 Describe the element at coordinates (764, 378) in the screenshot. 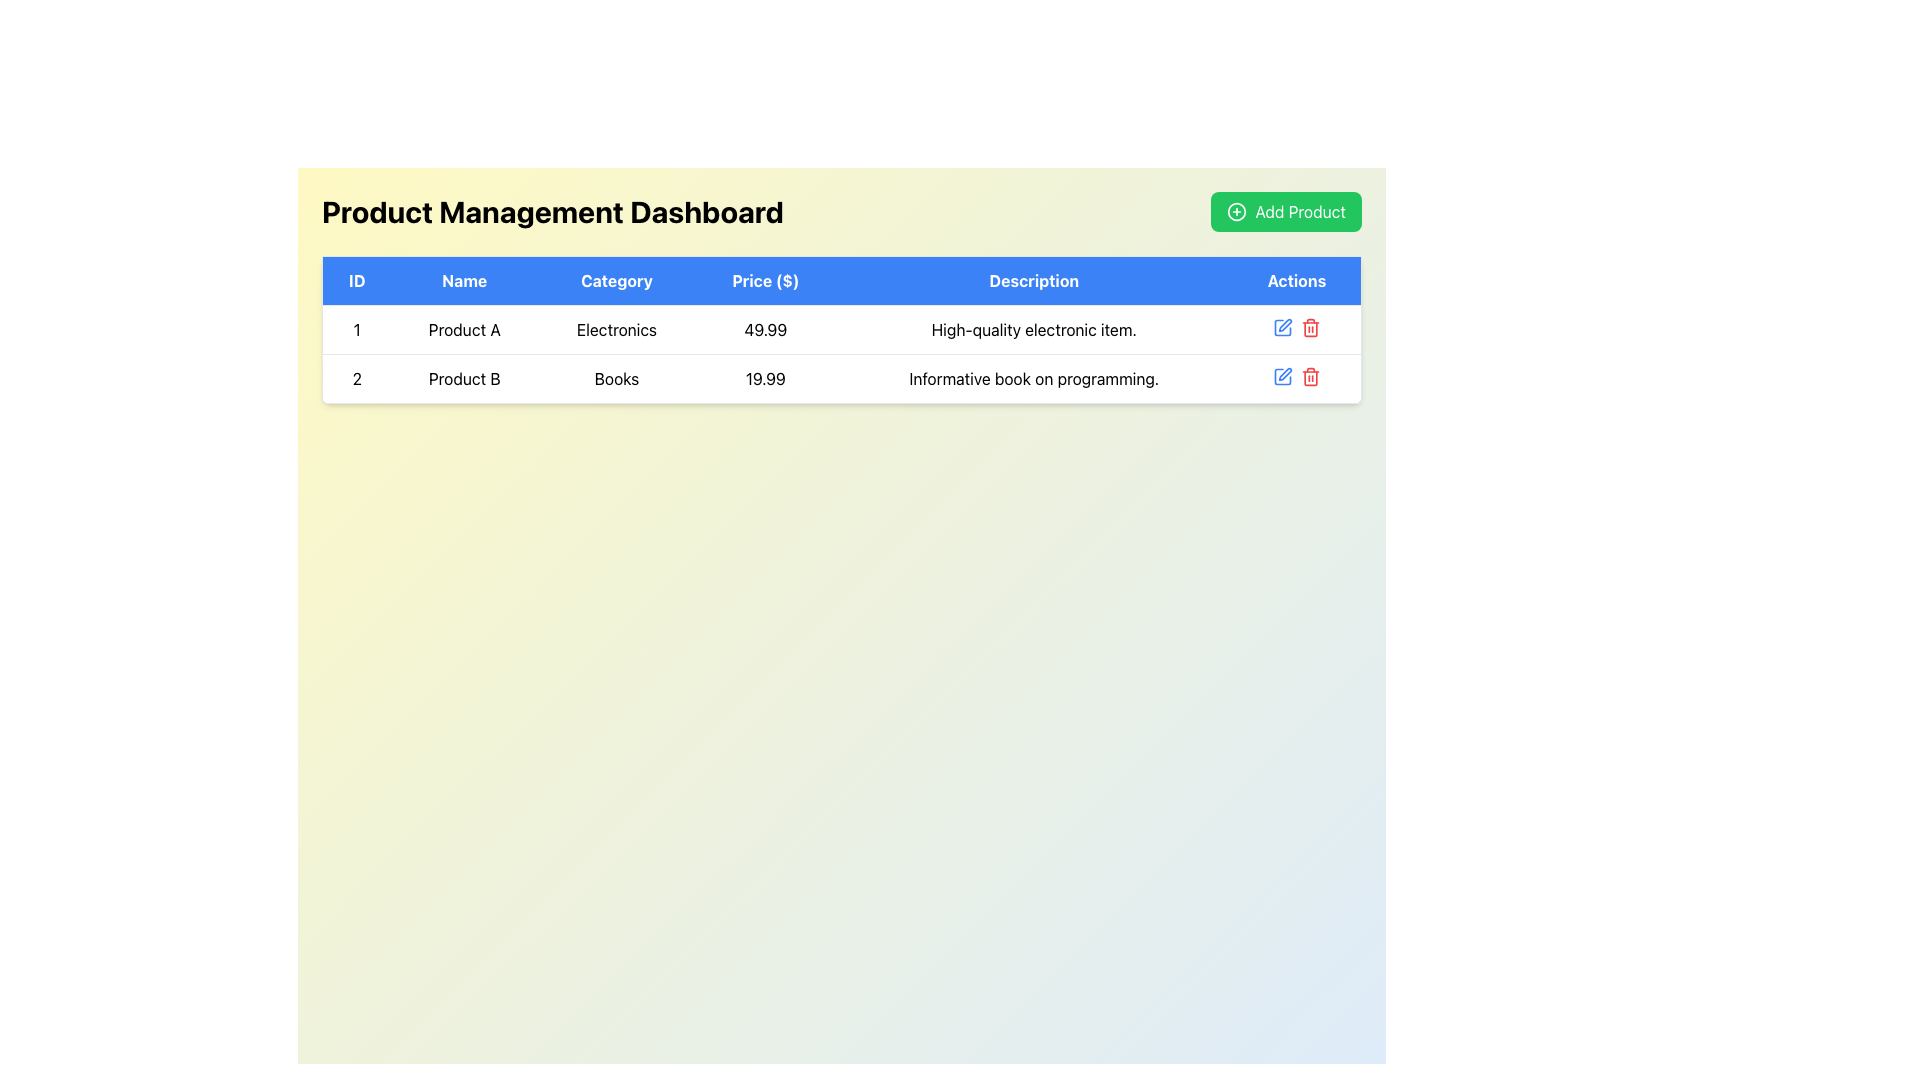

I see `the static text displaying the price '19.99' located in the fourth column of the second row under the 'Price ($)' column for 'Product B'` at that location.